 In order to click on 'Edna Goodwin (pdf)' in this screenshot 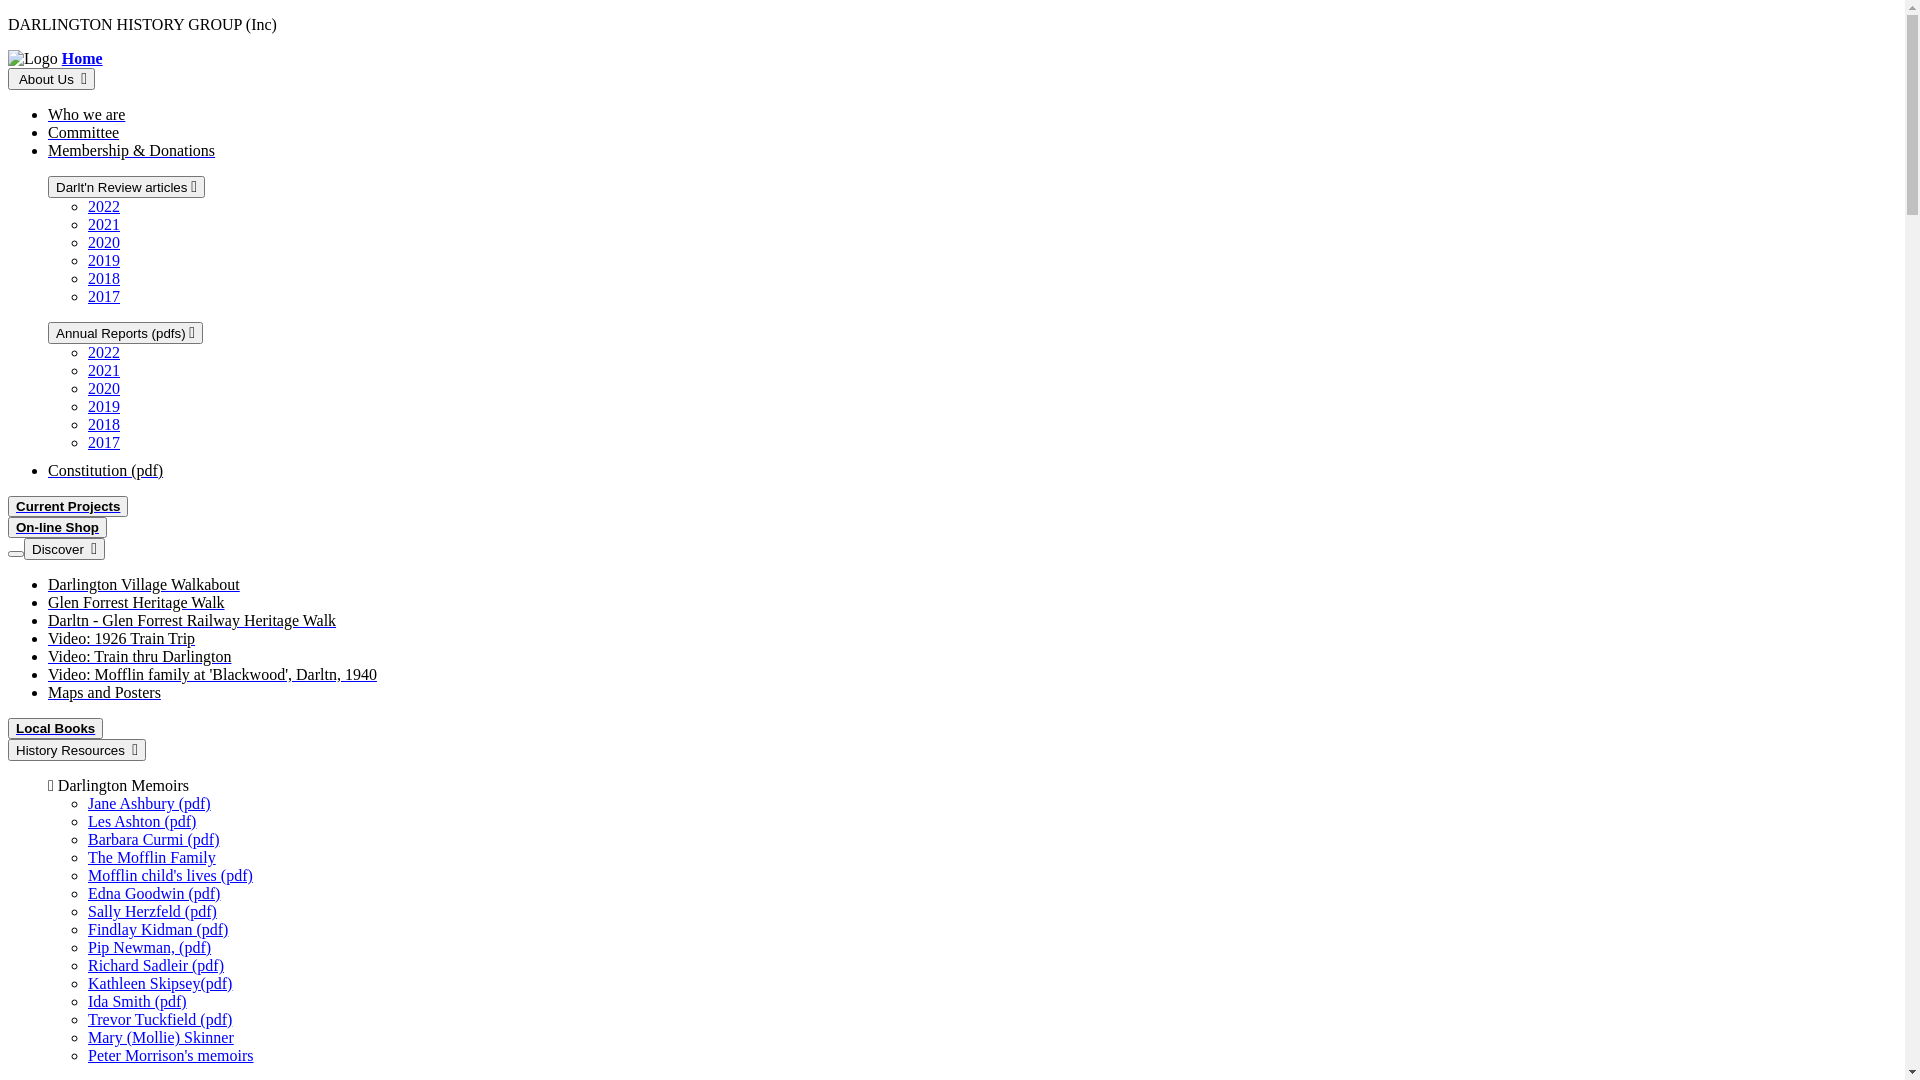, I will do `click(86, 892)`.